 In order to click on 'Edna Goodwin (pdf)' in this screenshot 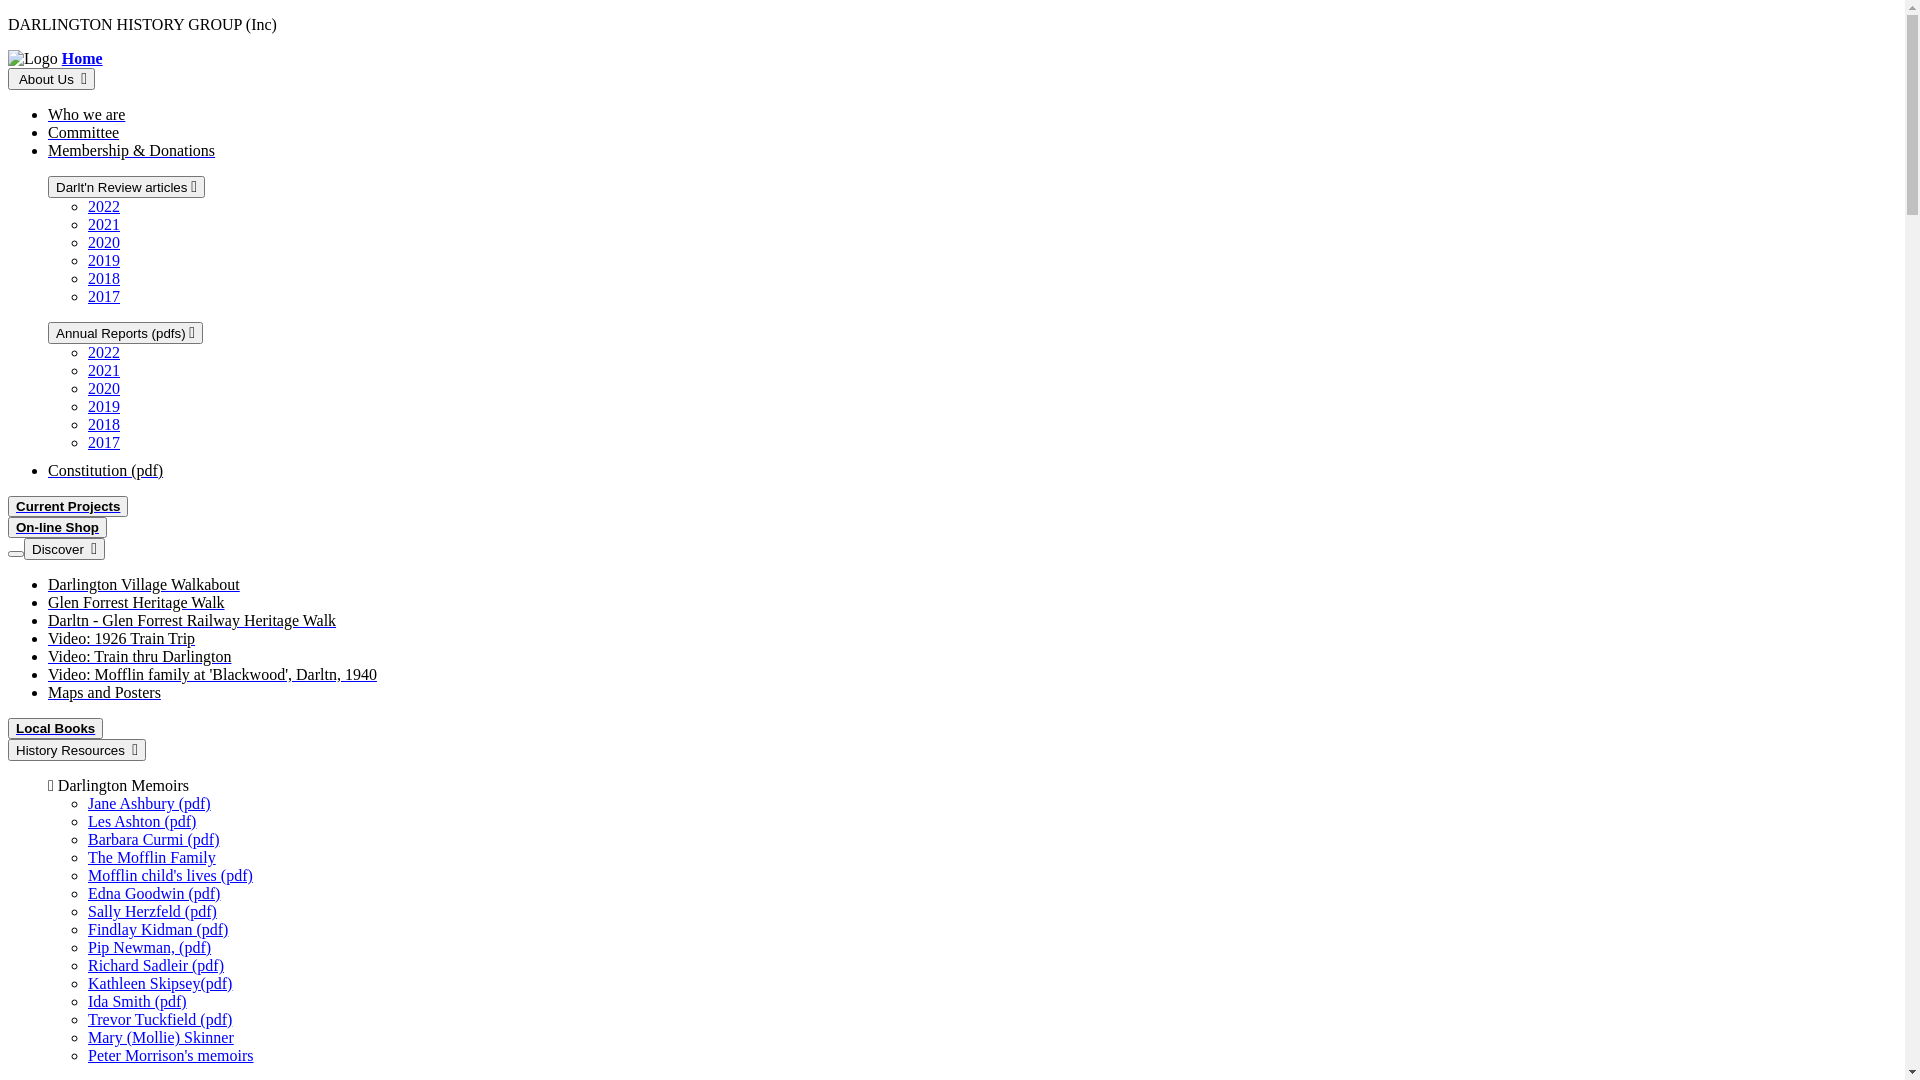, I will do `click(86, 892)`.